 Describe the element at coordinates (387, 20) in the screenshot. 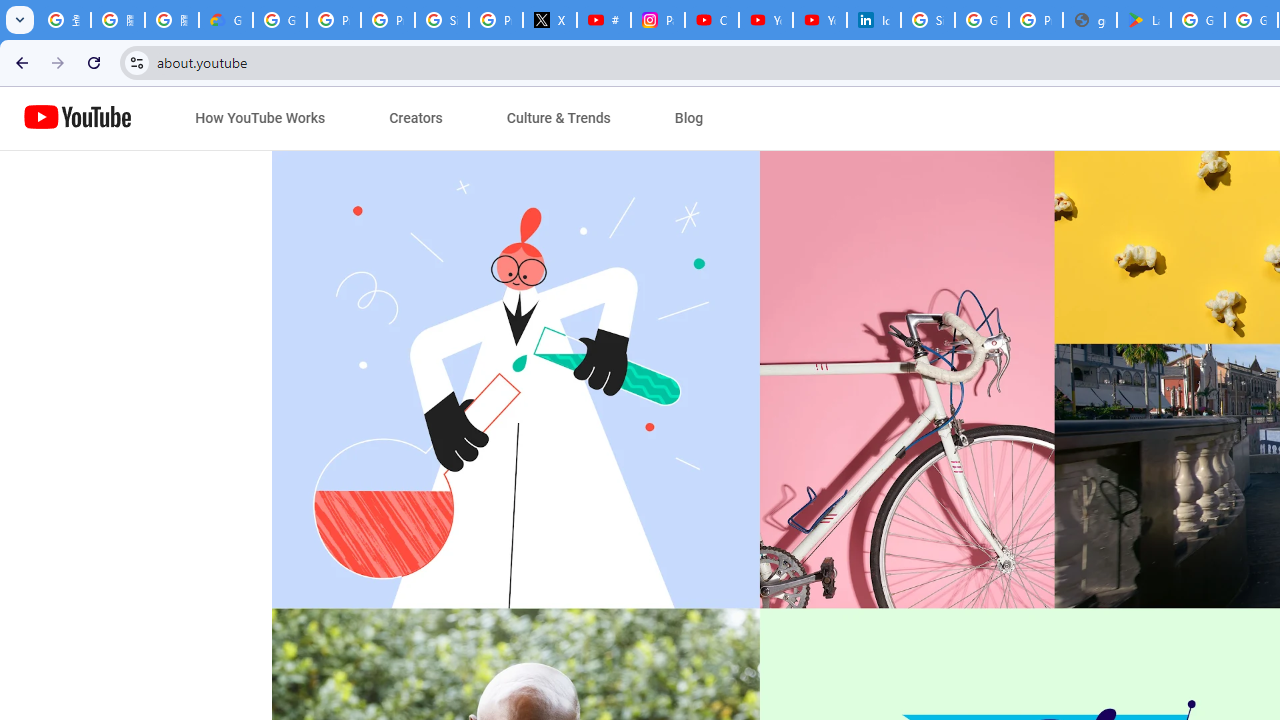

I see `'Privacy Help Center - Policies Help'` at that location.